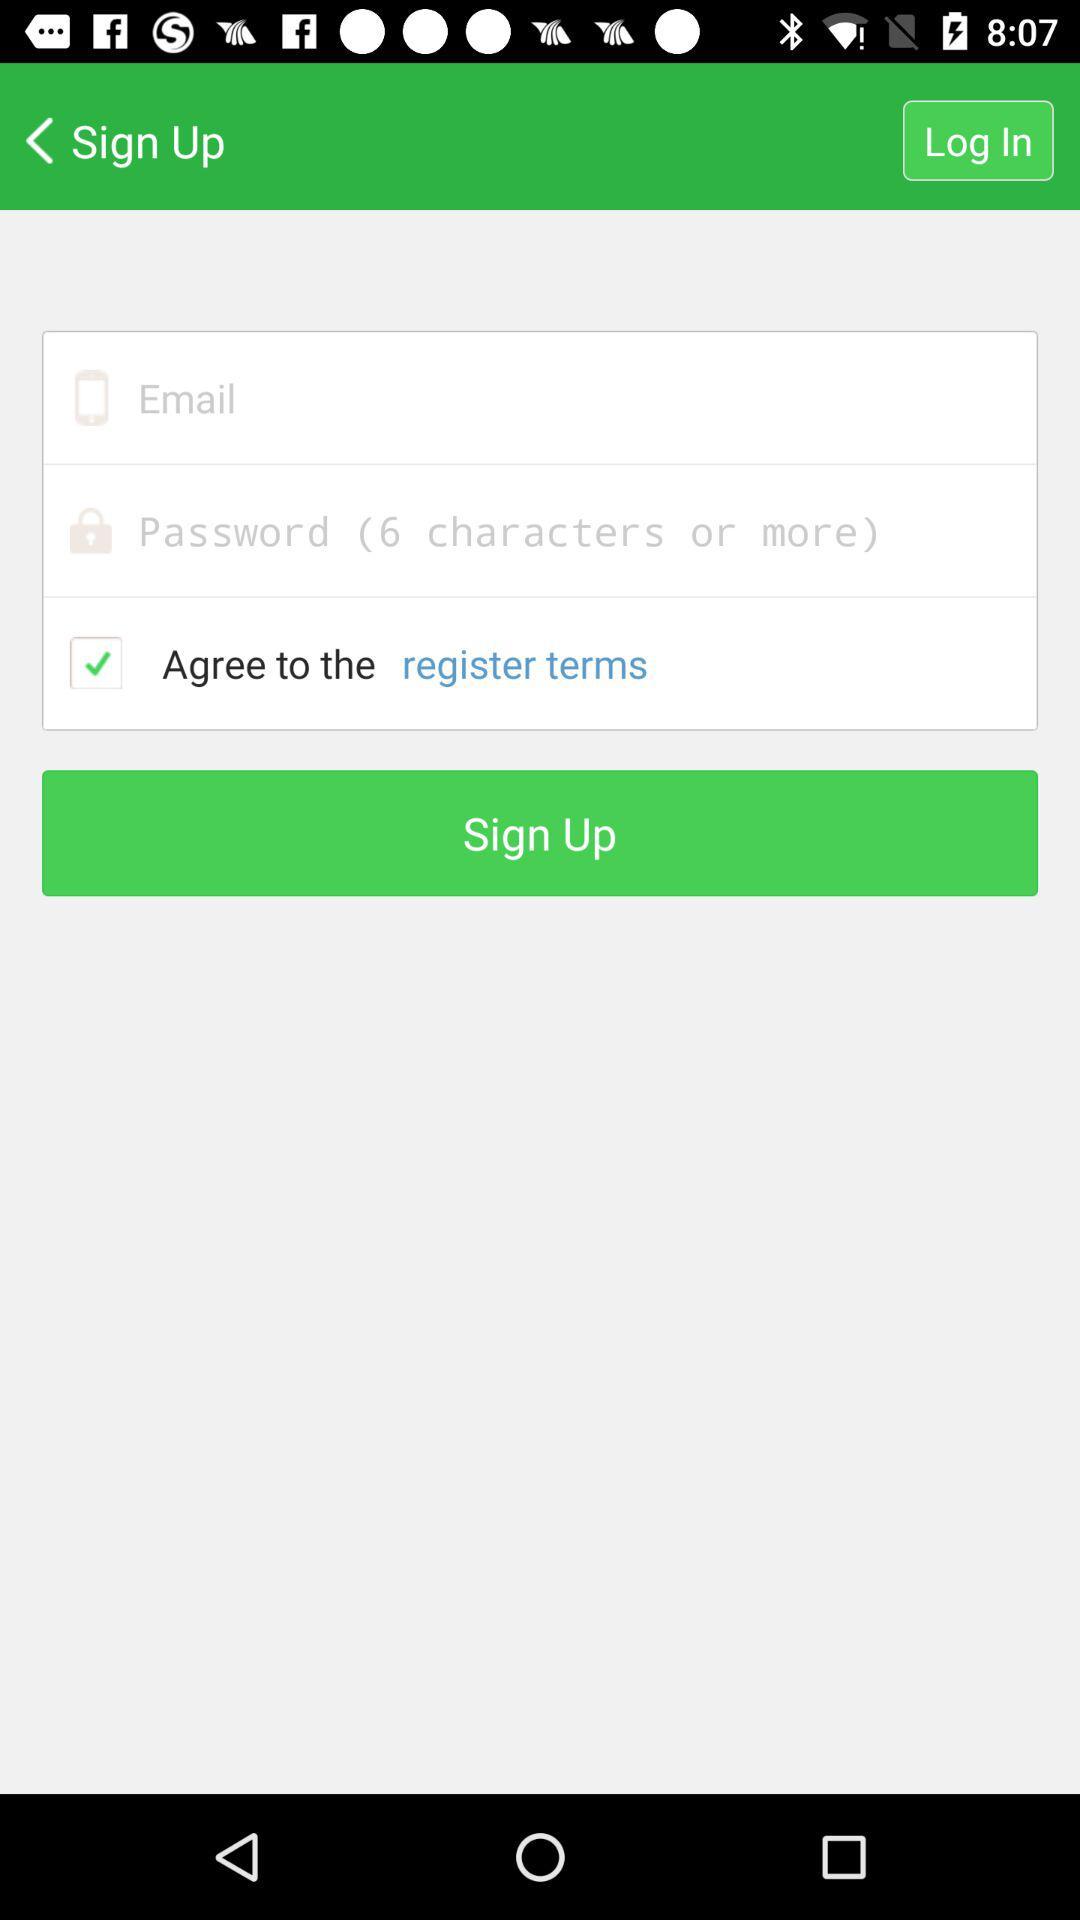  I want to click on icon to the right of the sign up item, so click(977, 139).